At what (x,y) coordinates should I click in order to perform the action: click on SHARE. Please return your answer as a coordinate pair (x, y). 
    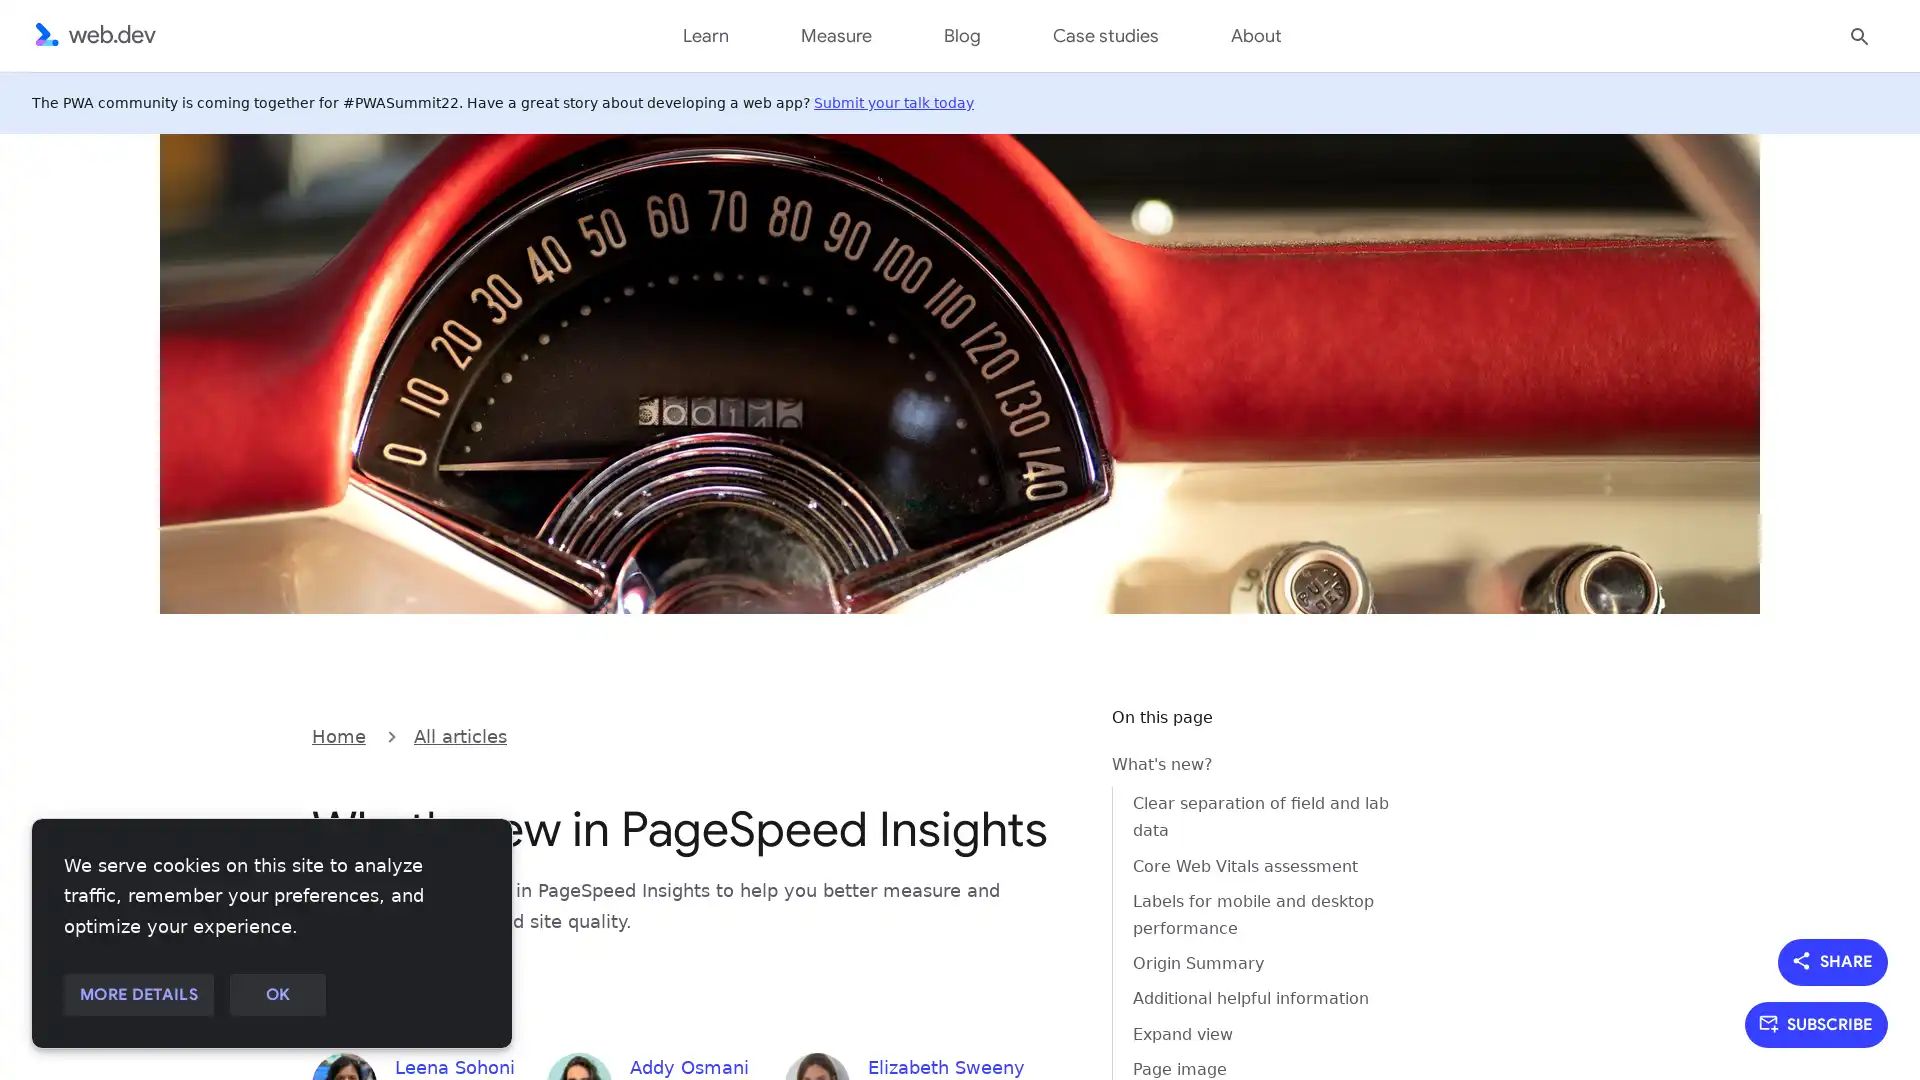
    Looking at the image, I should click on (1833, 960).